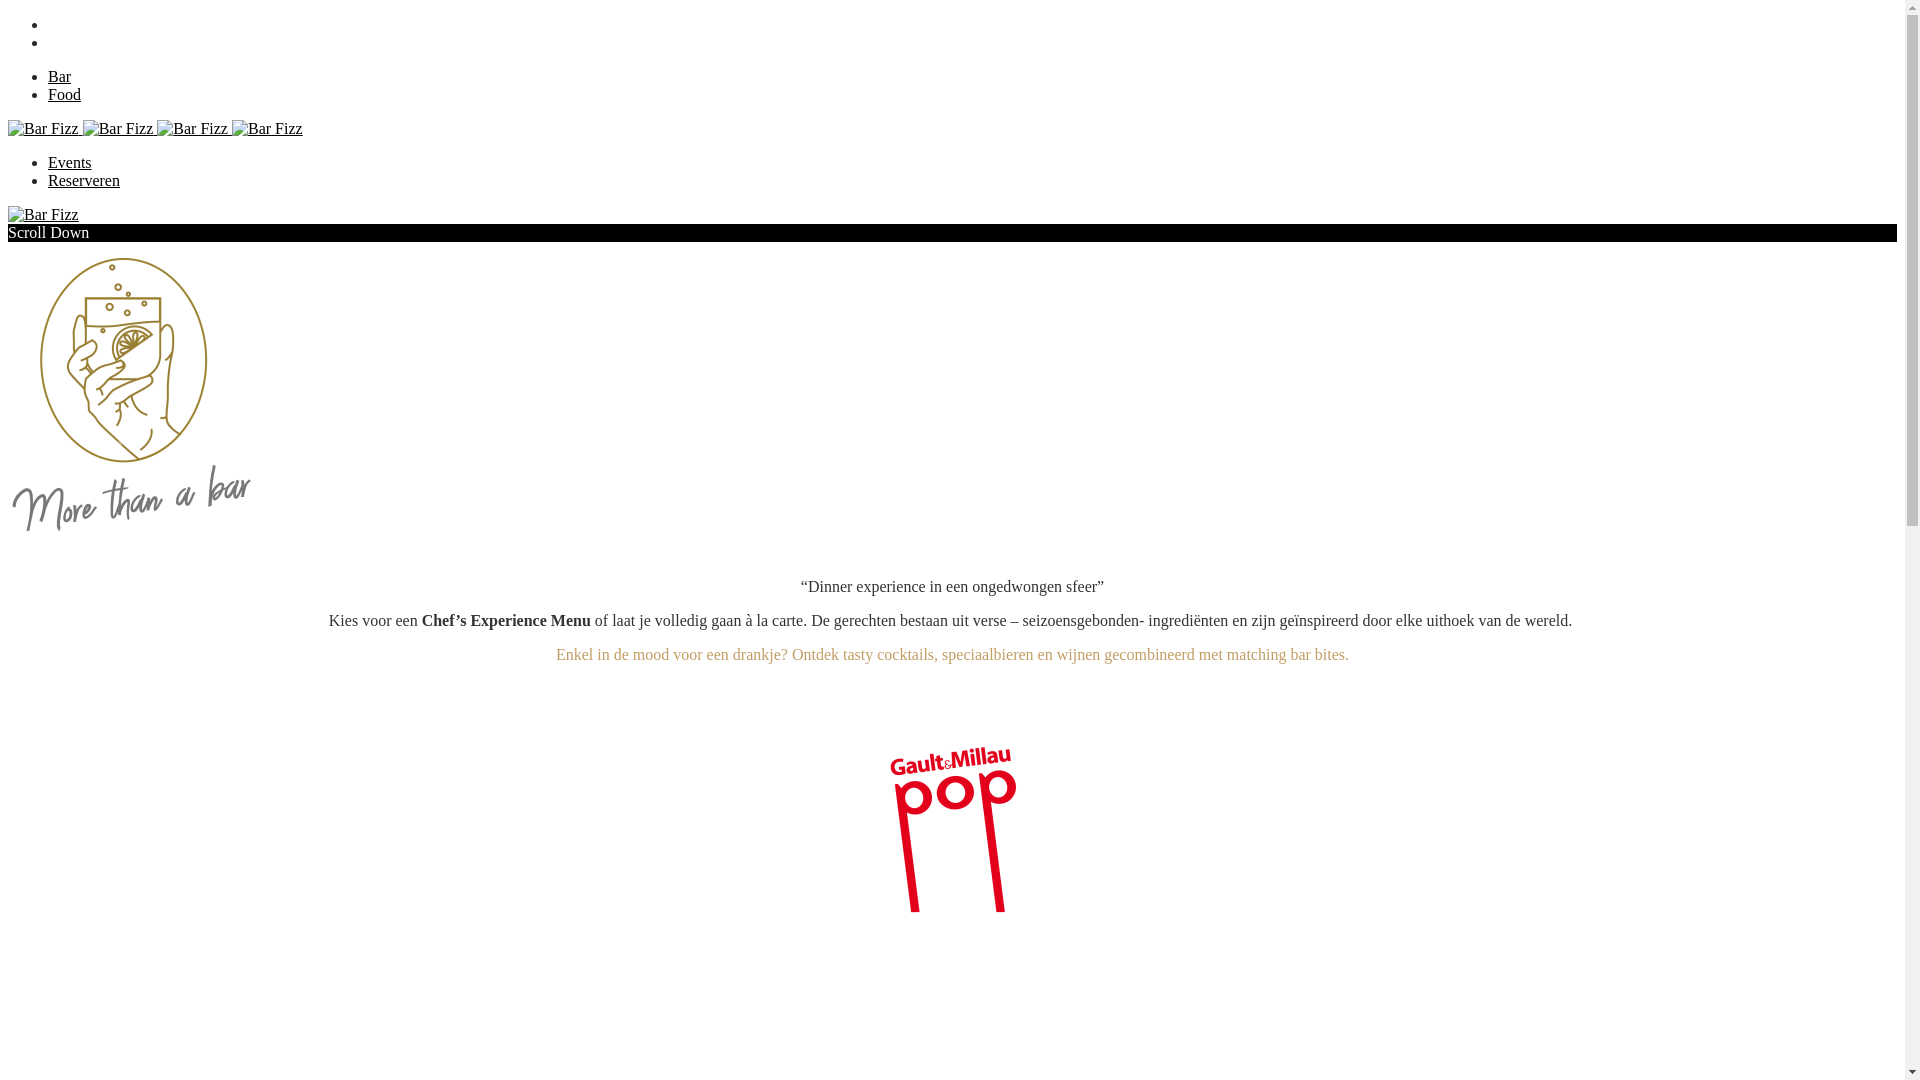 The image size is (1920, 1080). What do you see at coordinates (82, 180) in the screenshot?
I see `'Reserveren'` at bounding box center [82, 180].